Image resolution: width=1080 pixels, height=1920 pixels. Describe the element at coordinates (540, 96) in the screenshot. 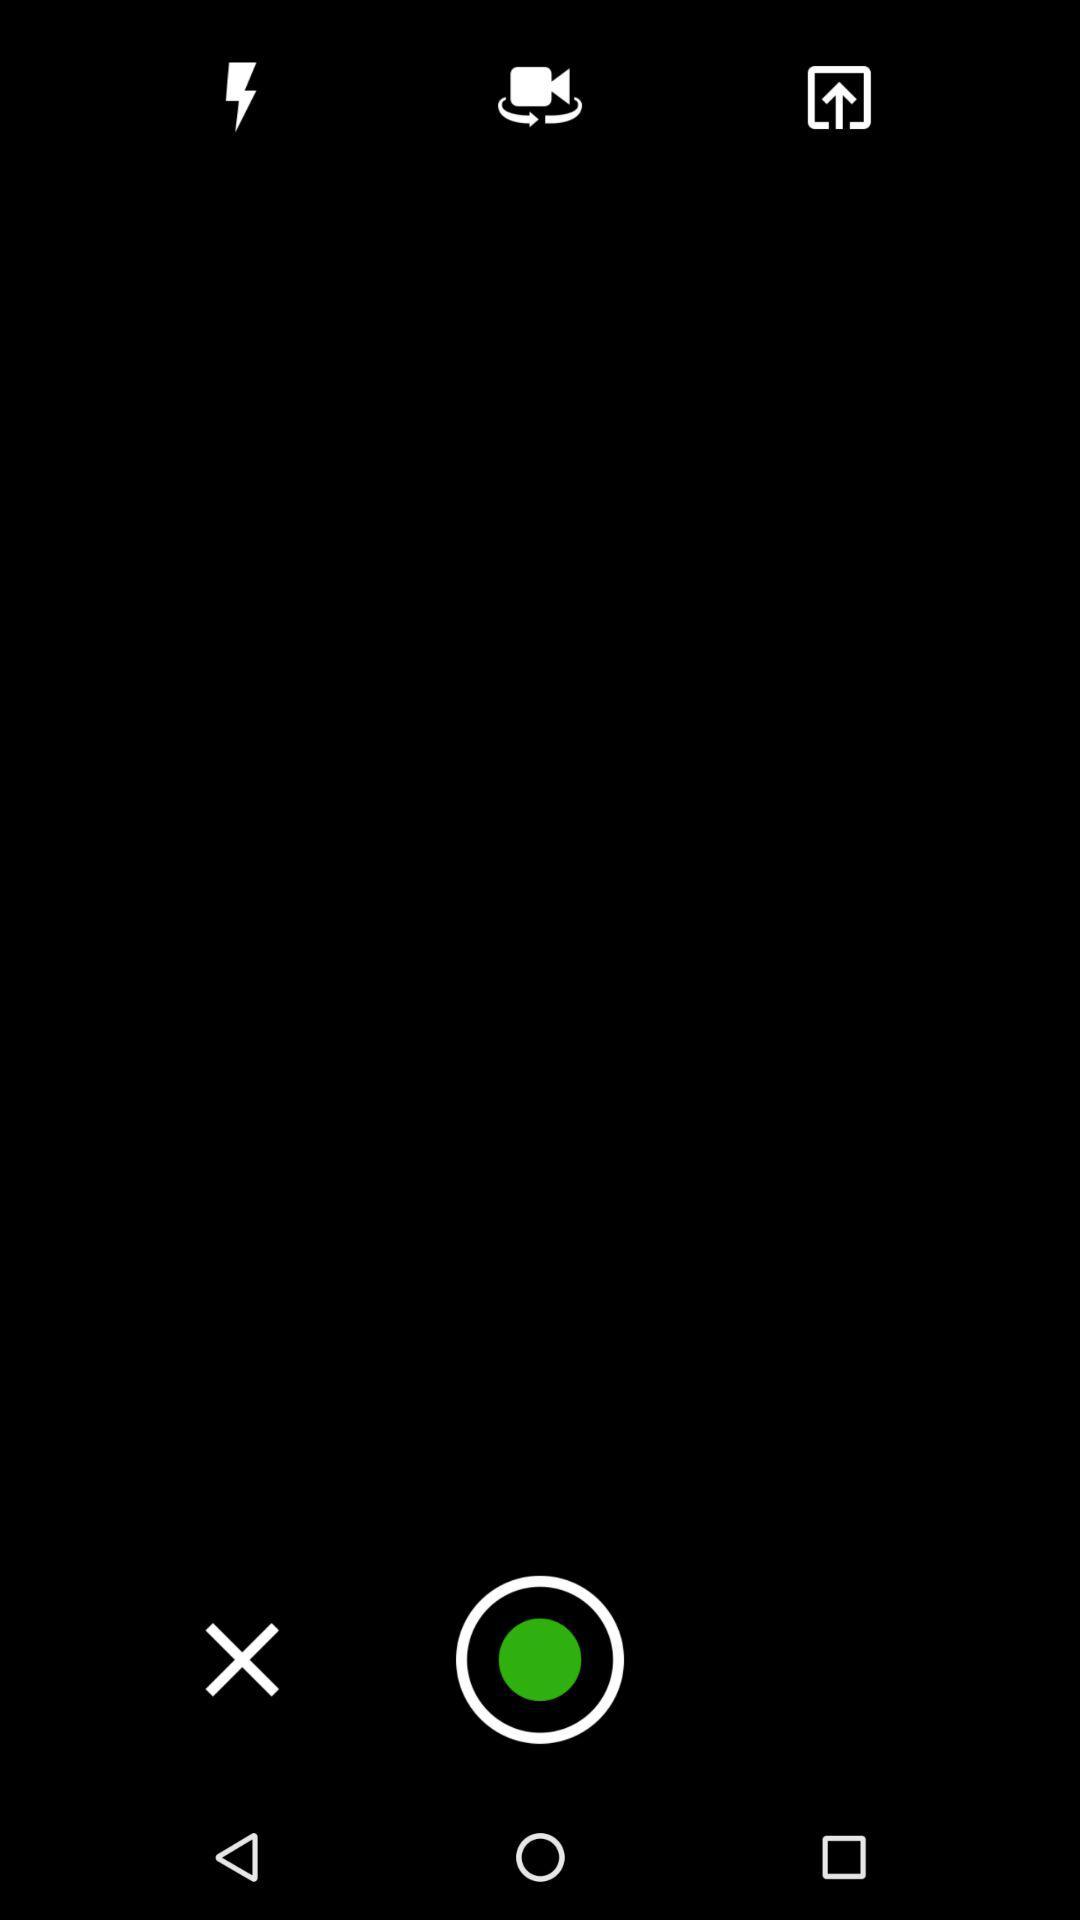

I see `the videocam icon` at that location.